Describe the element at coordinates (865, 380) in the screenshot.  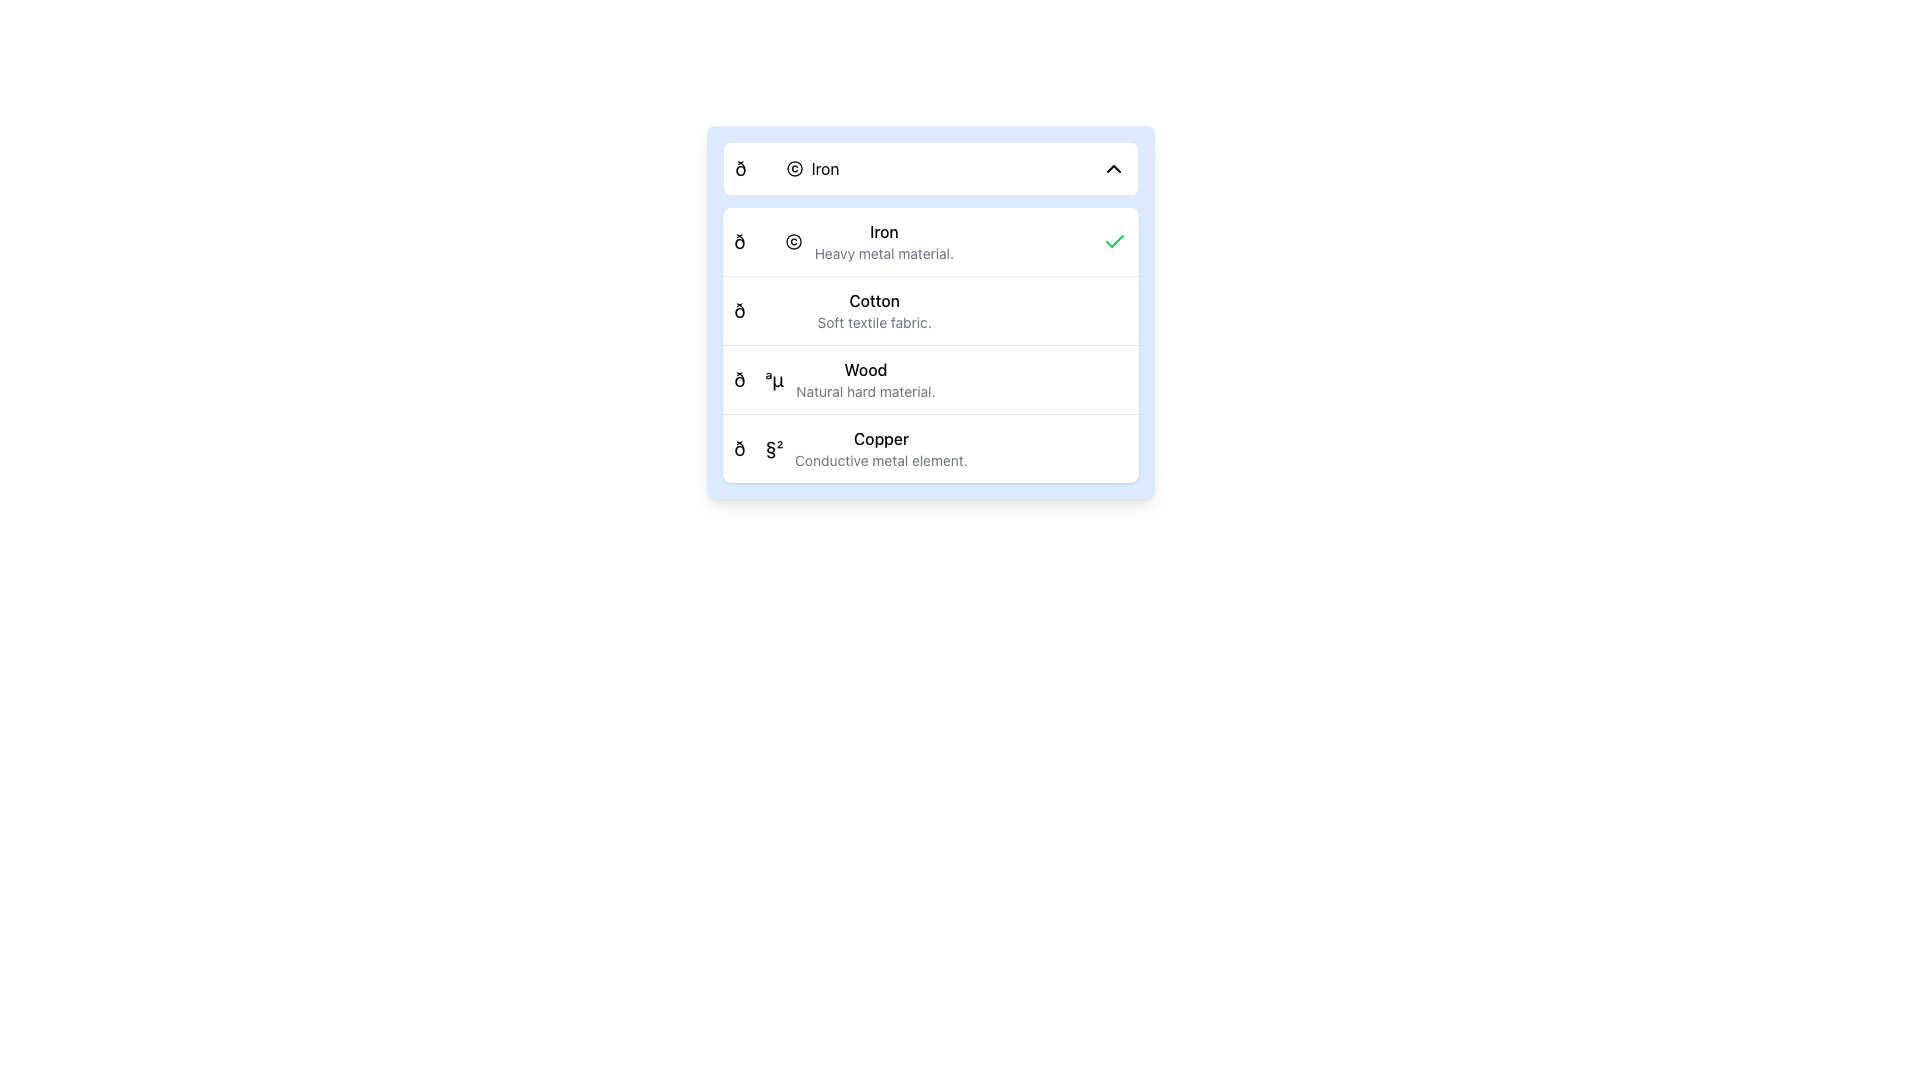
I see `the list item labeled 'Wood' in the dropdown menu` at that location.